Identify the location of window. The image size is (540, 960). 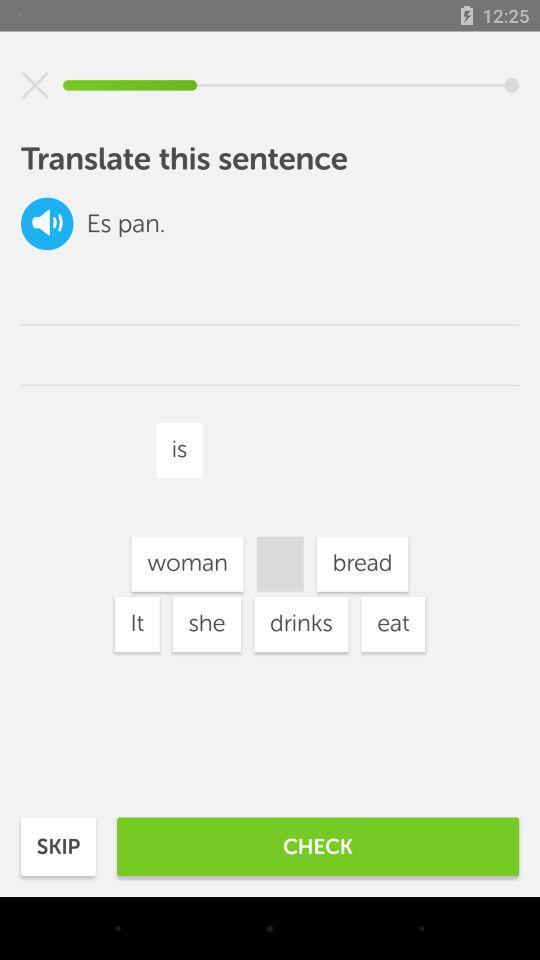
(35, 85).